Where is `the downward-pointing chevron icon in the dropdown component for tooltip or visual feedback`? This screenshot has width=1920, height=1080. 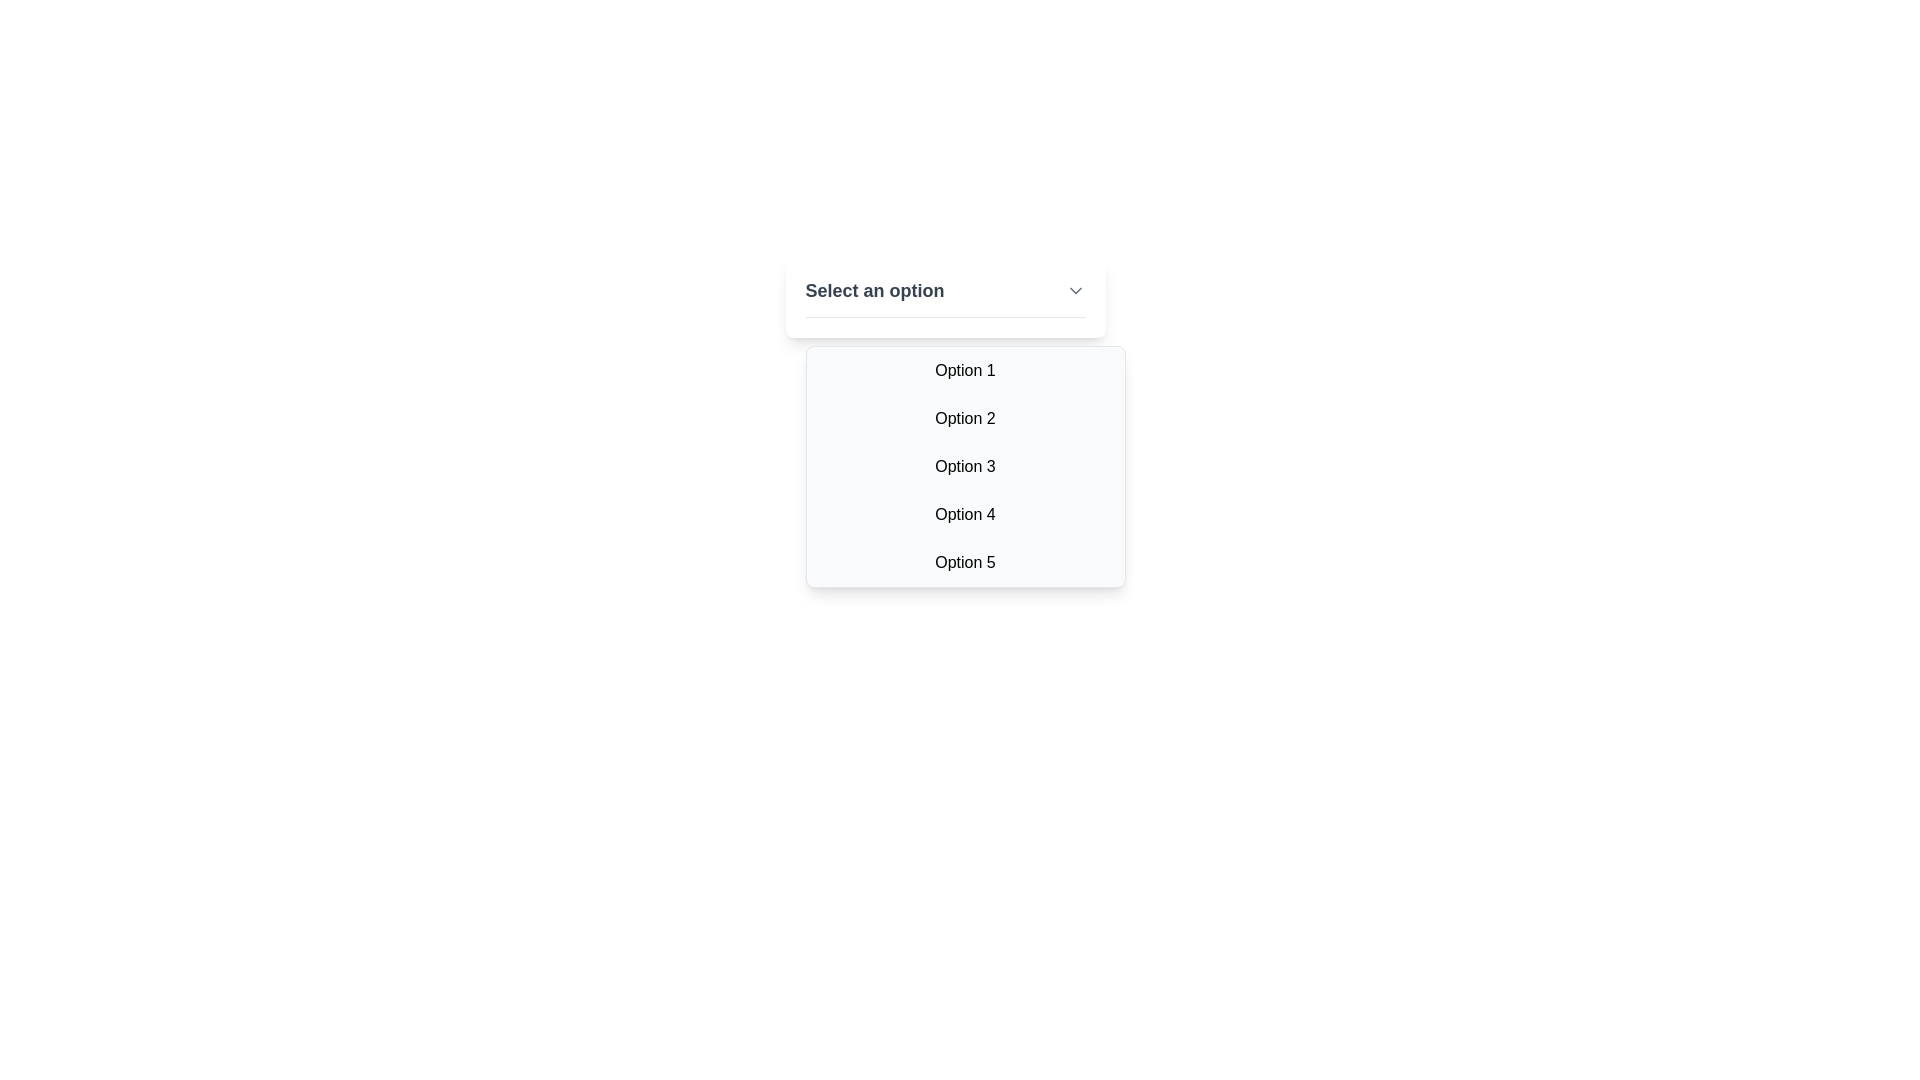
the downward-pointing chevron icon in the dropdown component for tooltip or visual feedback is located at coordinates (1074, 290).